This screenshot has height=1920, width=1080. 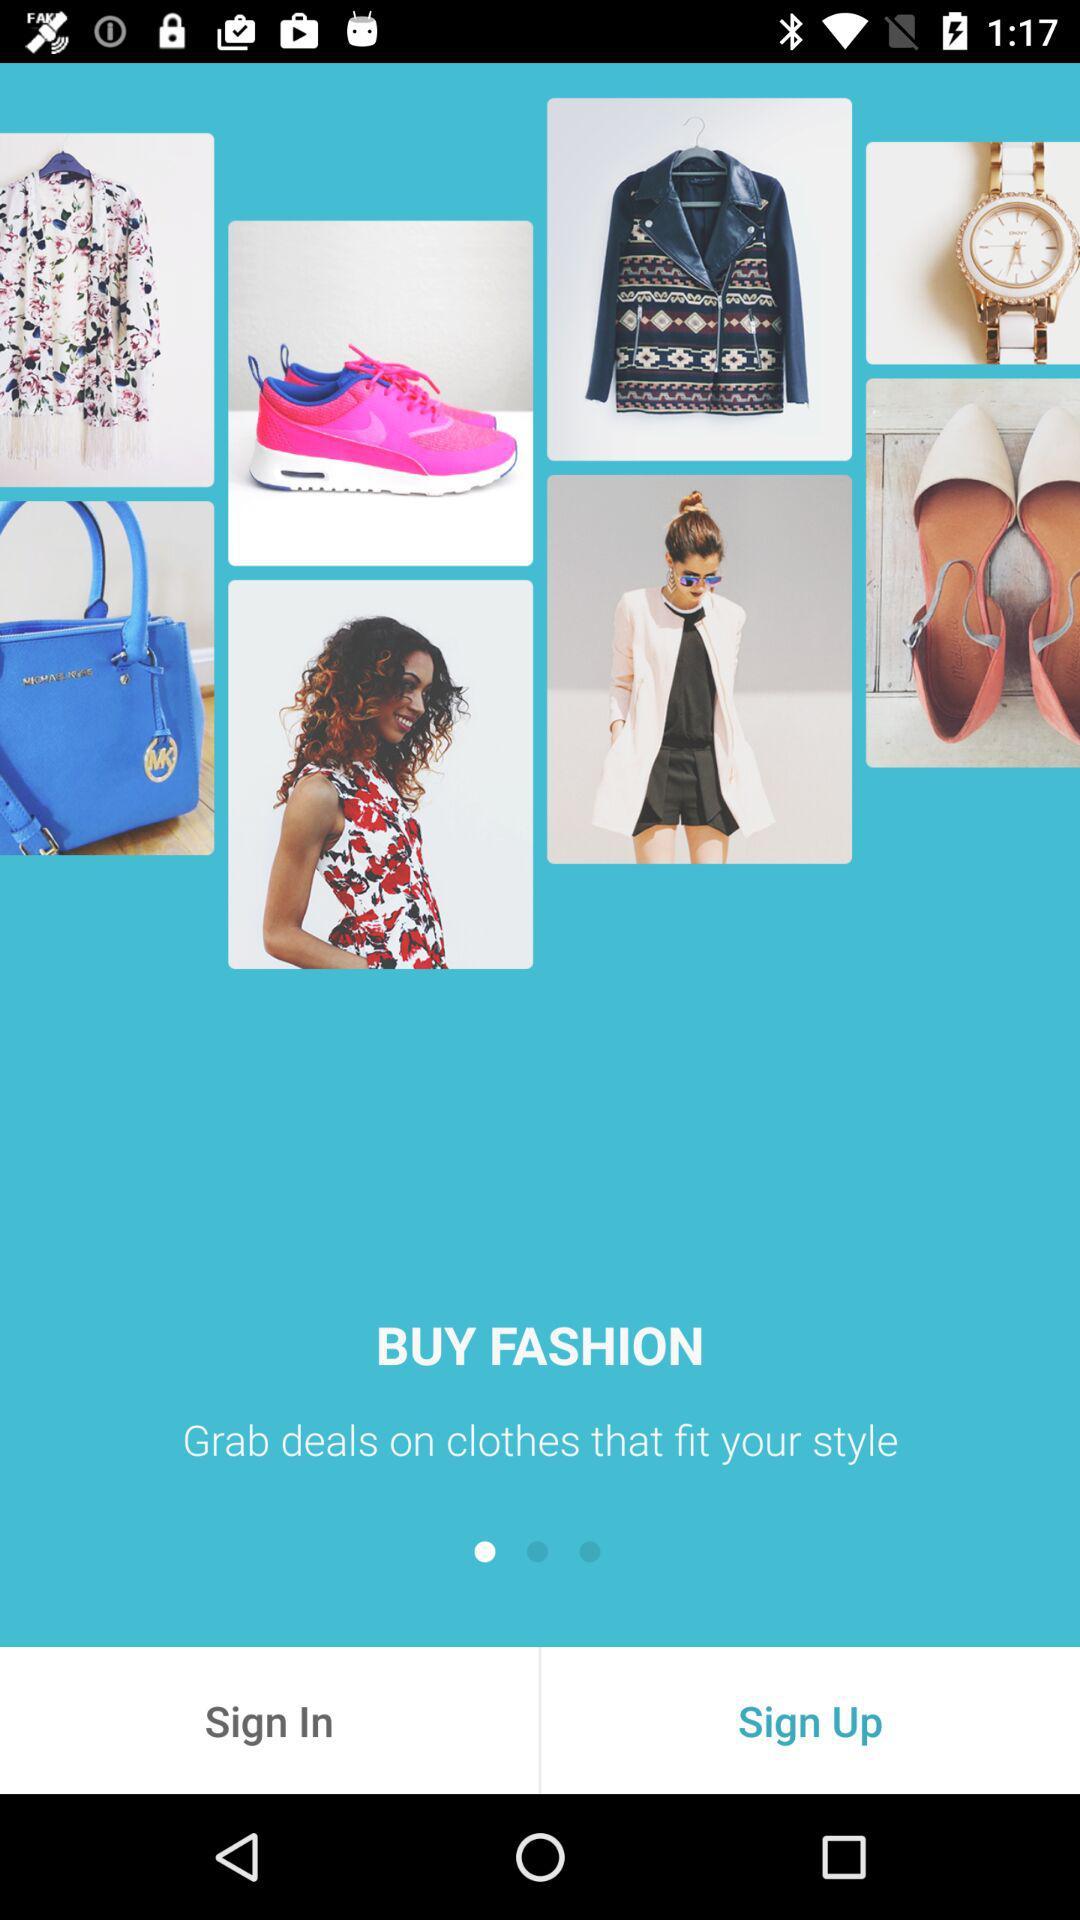 What do you see at coordinates (810, 1719) in the screenshot?
I see `sign up at the bottom right corner` at bounding box center [810, 1719].